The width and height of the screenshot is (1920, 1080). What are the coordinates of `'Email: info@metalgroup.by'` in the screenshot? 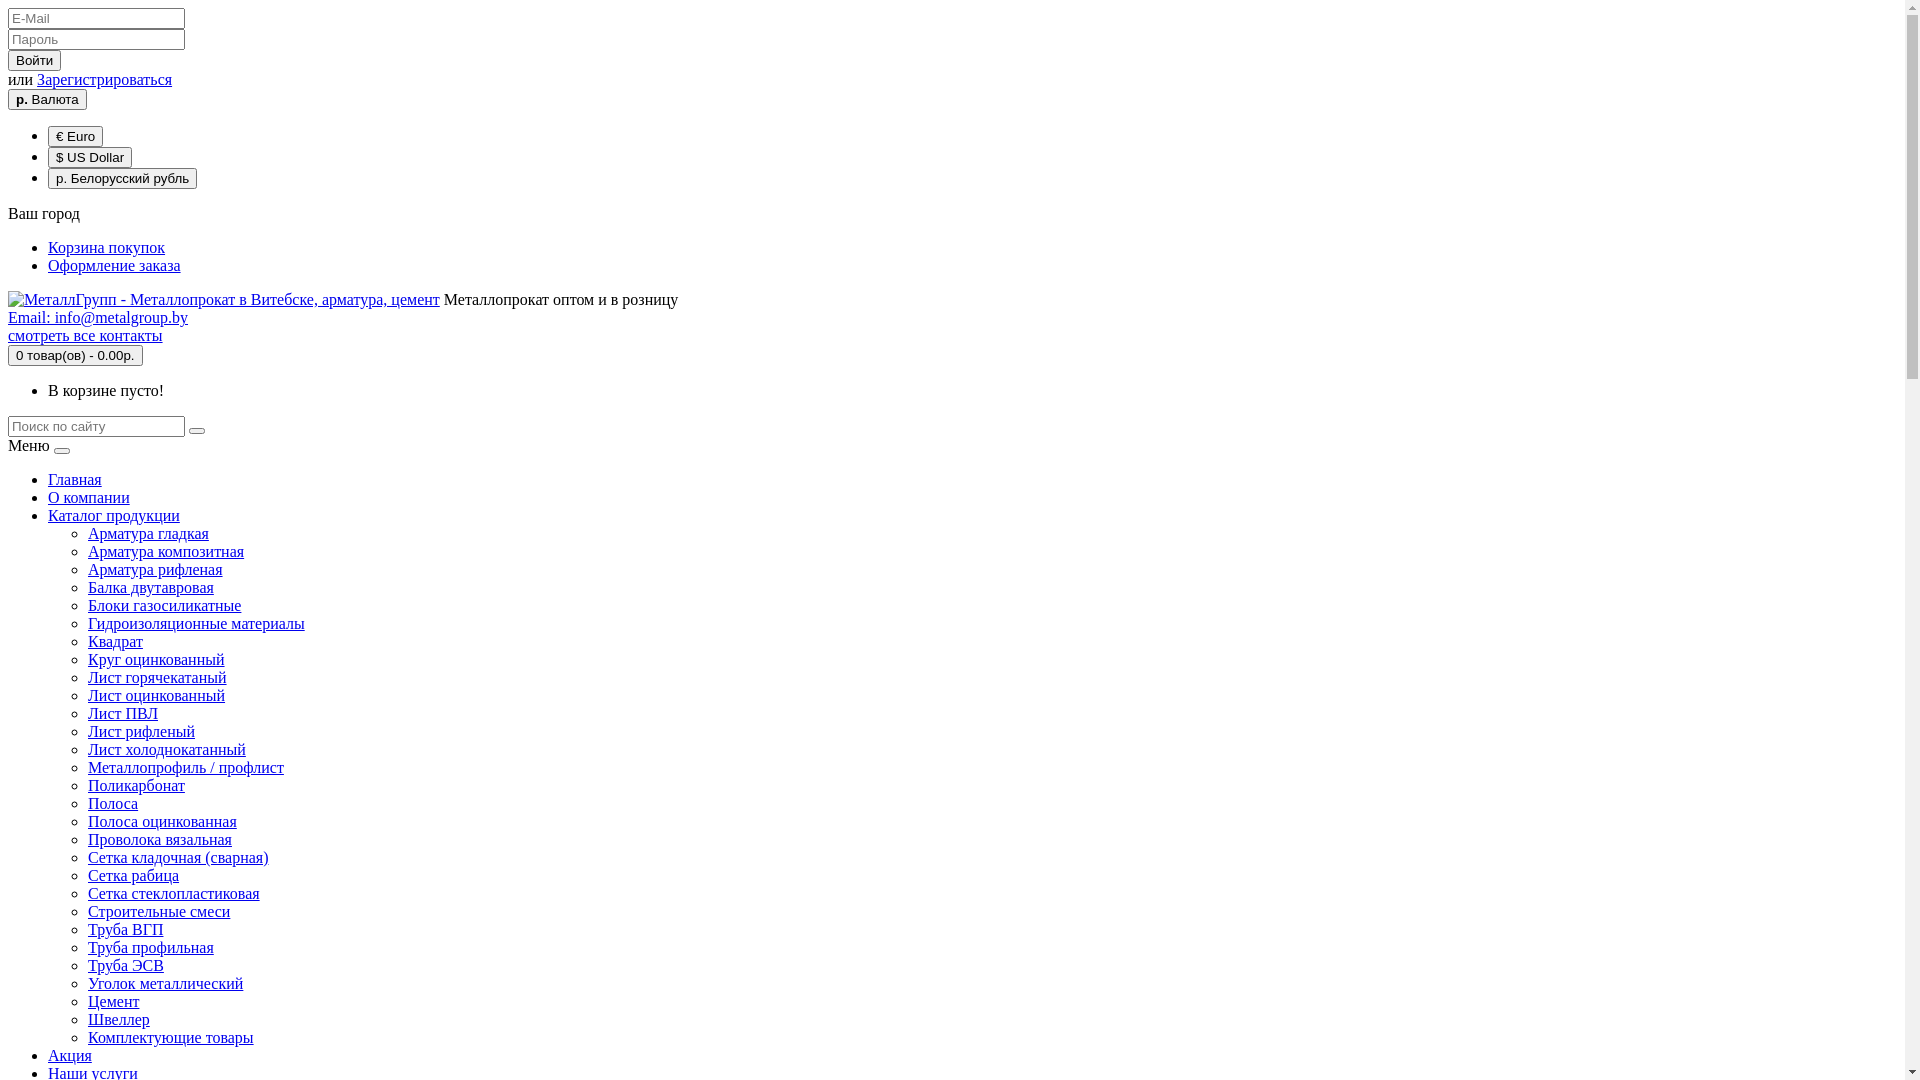 It's located at (8, 316).